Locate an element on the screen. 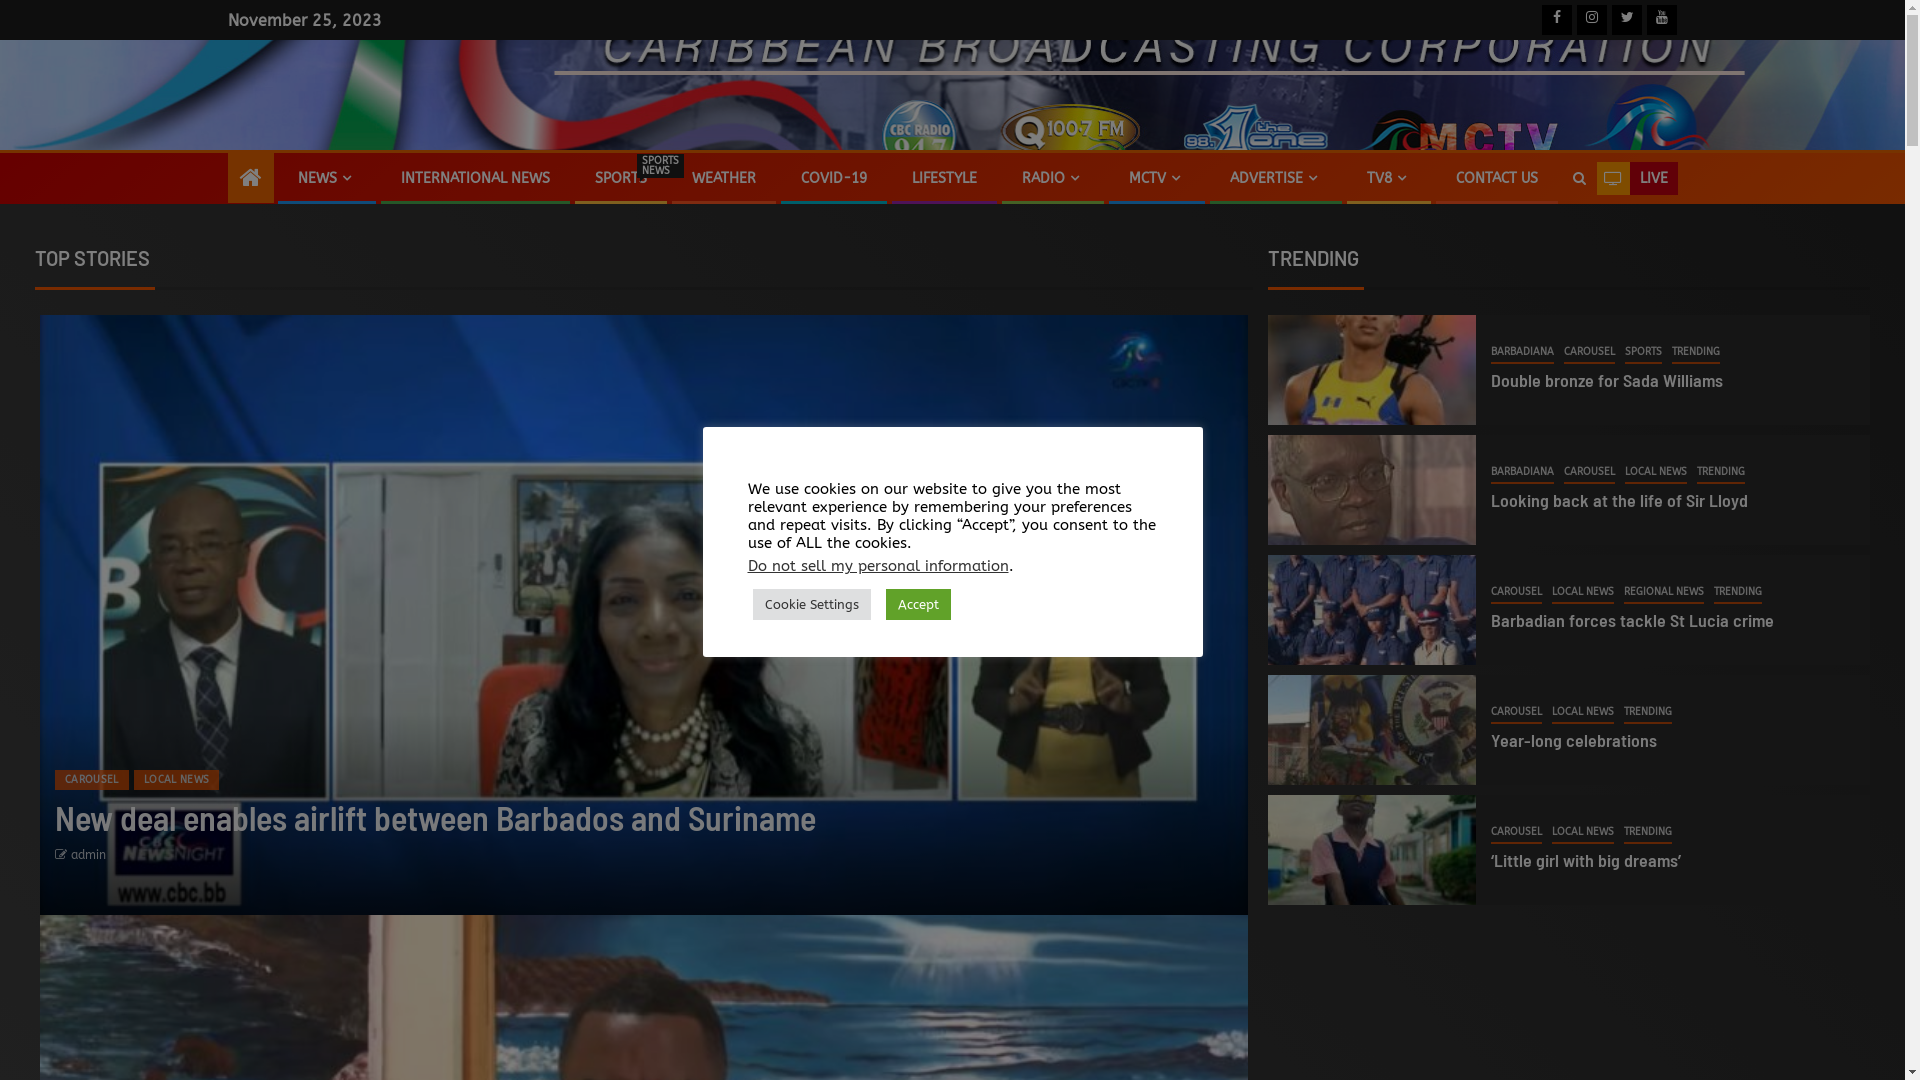 Image resolution: width=1920 pixels, height=1080 pixels. 'CAROUSEL' is located at coordinates (90, 778).